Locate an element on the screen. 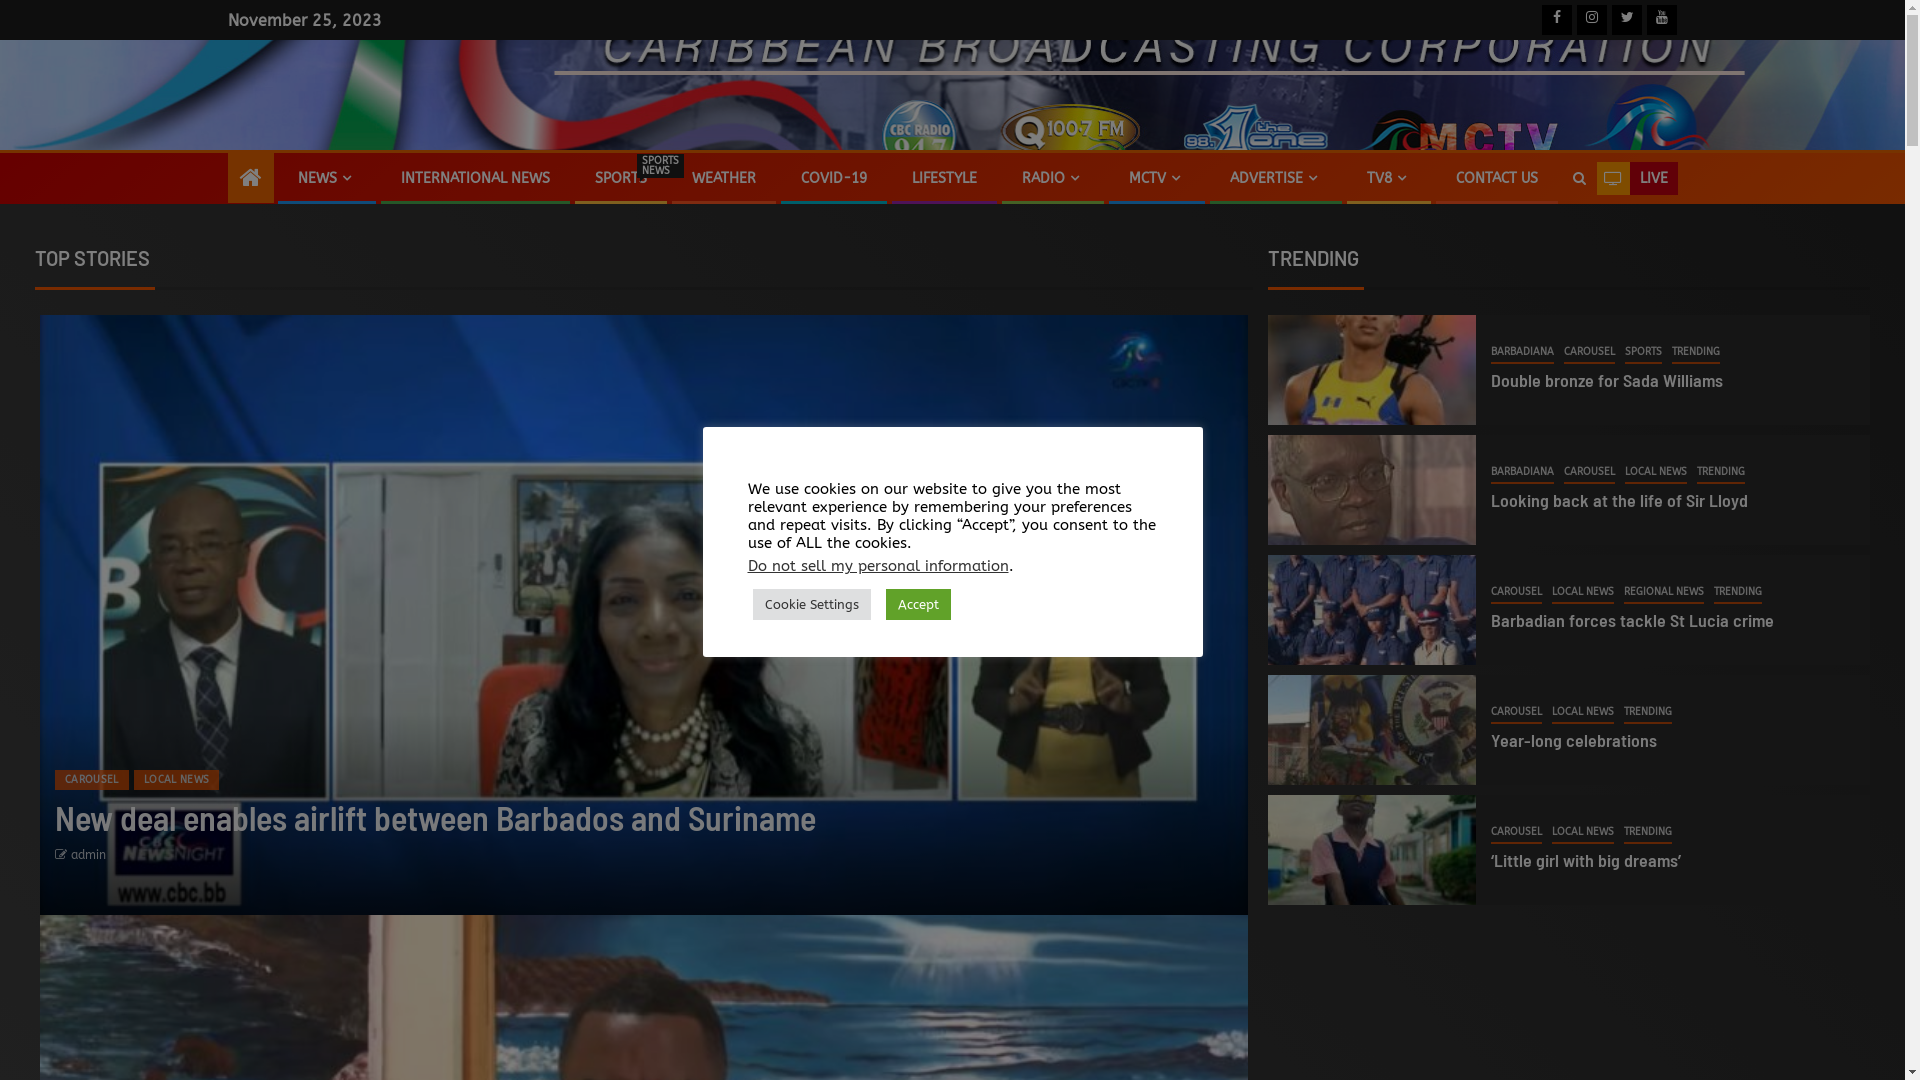 Image resolution: width=1920 pixels, height=1080 pixels. 'CAROUSEL' is located at coordinates (90, 778).